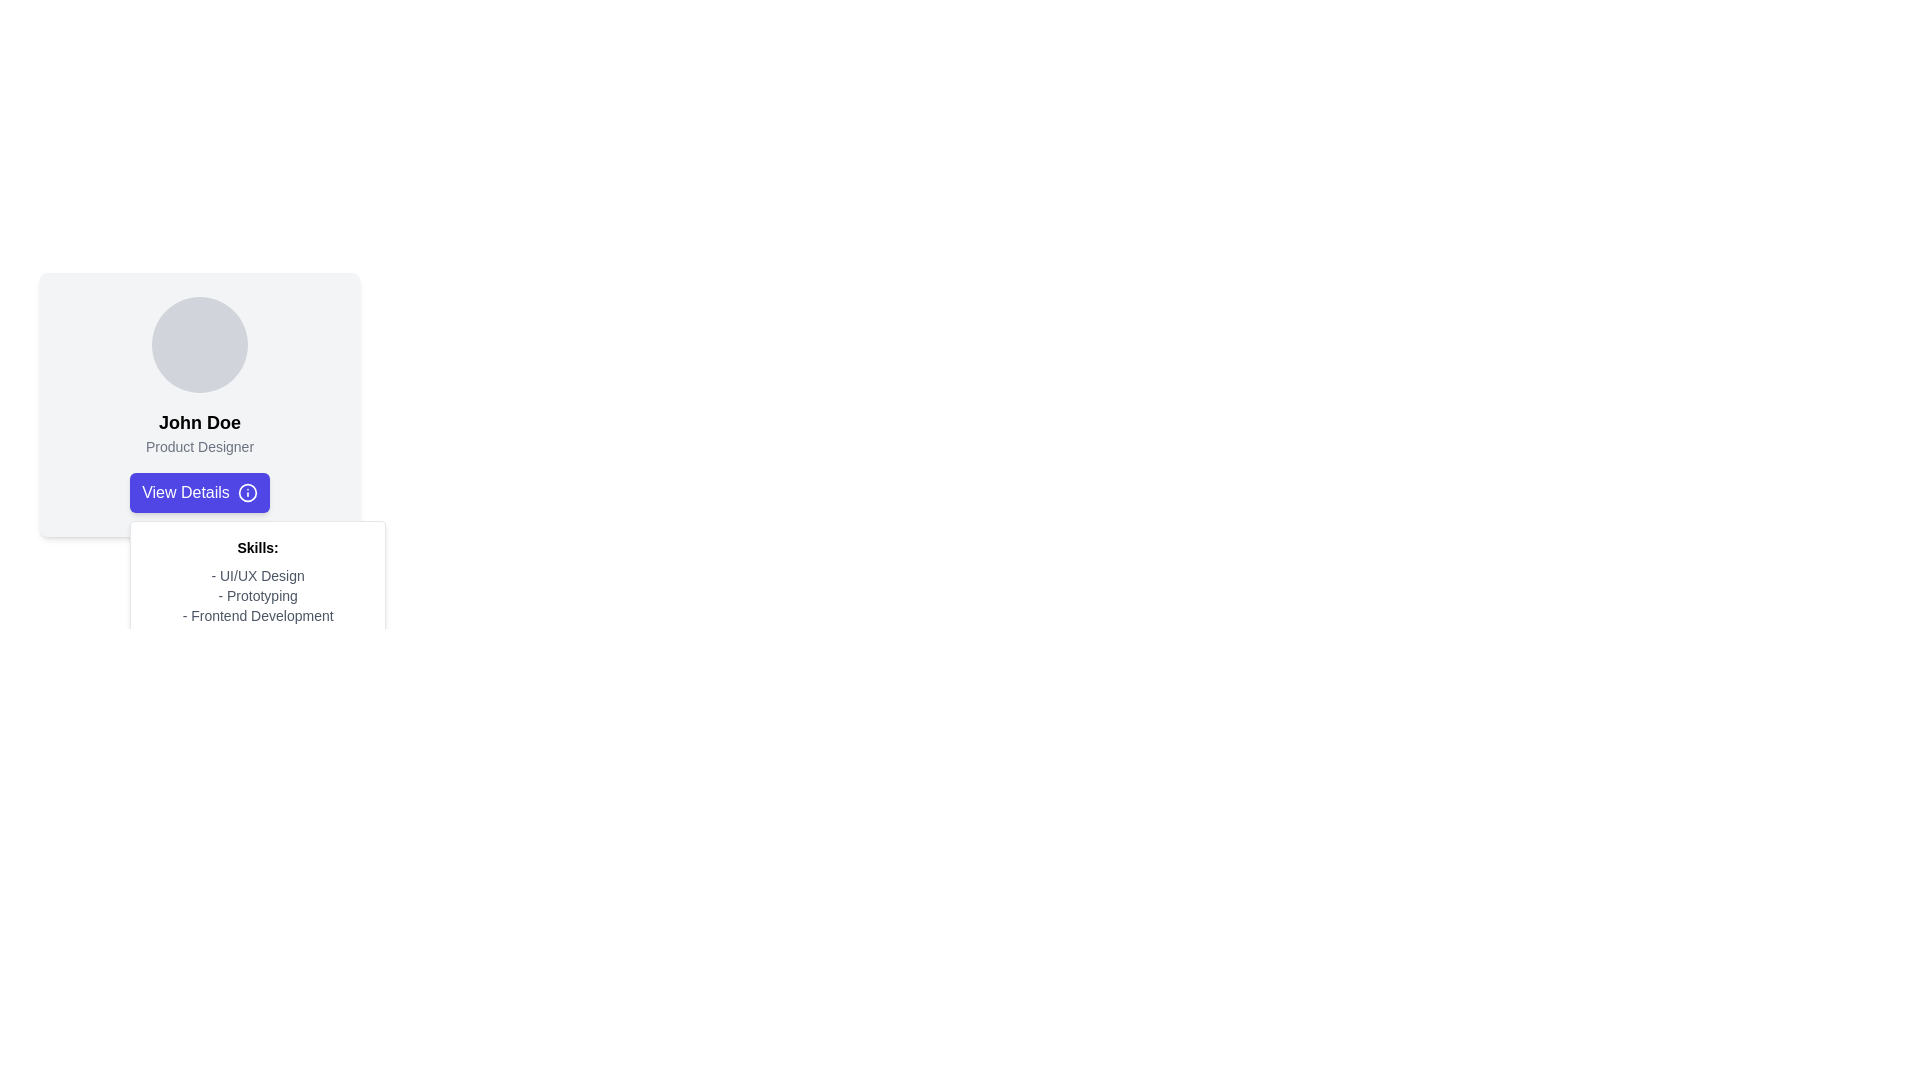 This screenshot has height=1080, width=1920. I want to click on the button located below the 'John Doe' name and 'Product Designer' subtitle within the card, so click(200, 493).